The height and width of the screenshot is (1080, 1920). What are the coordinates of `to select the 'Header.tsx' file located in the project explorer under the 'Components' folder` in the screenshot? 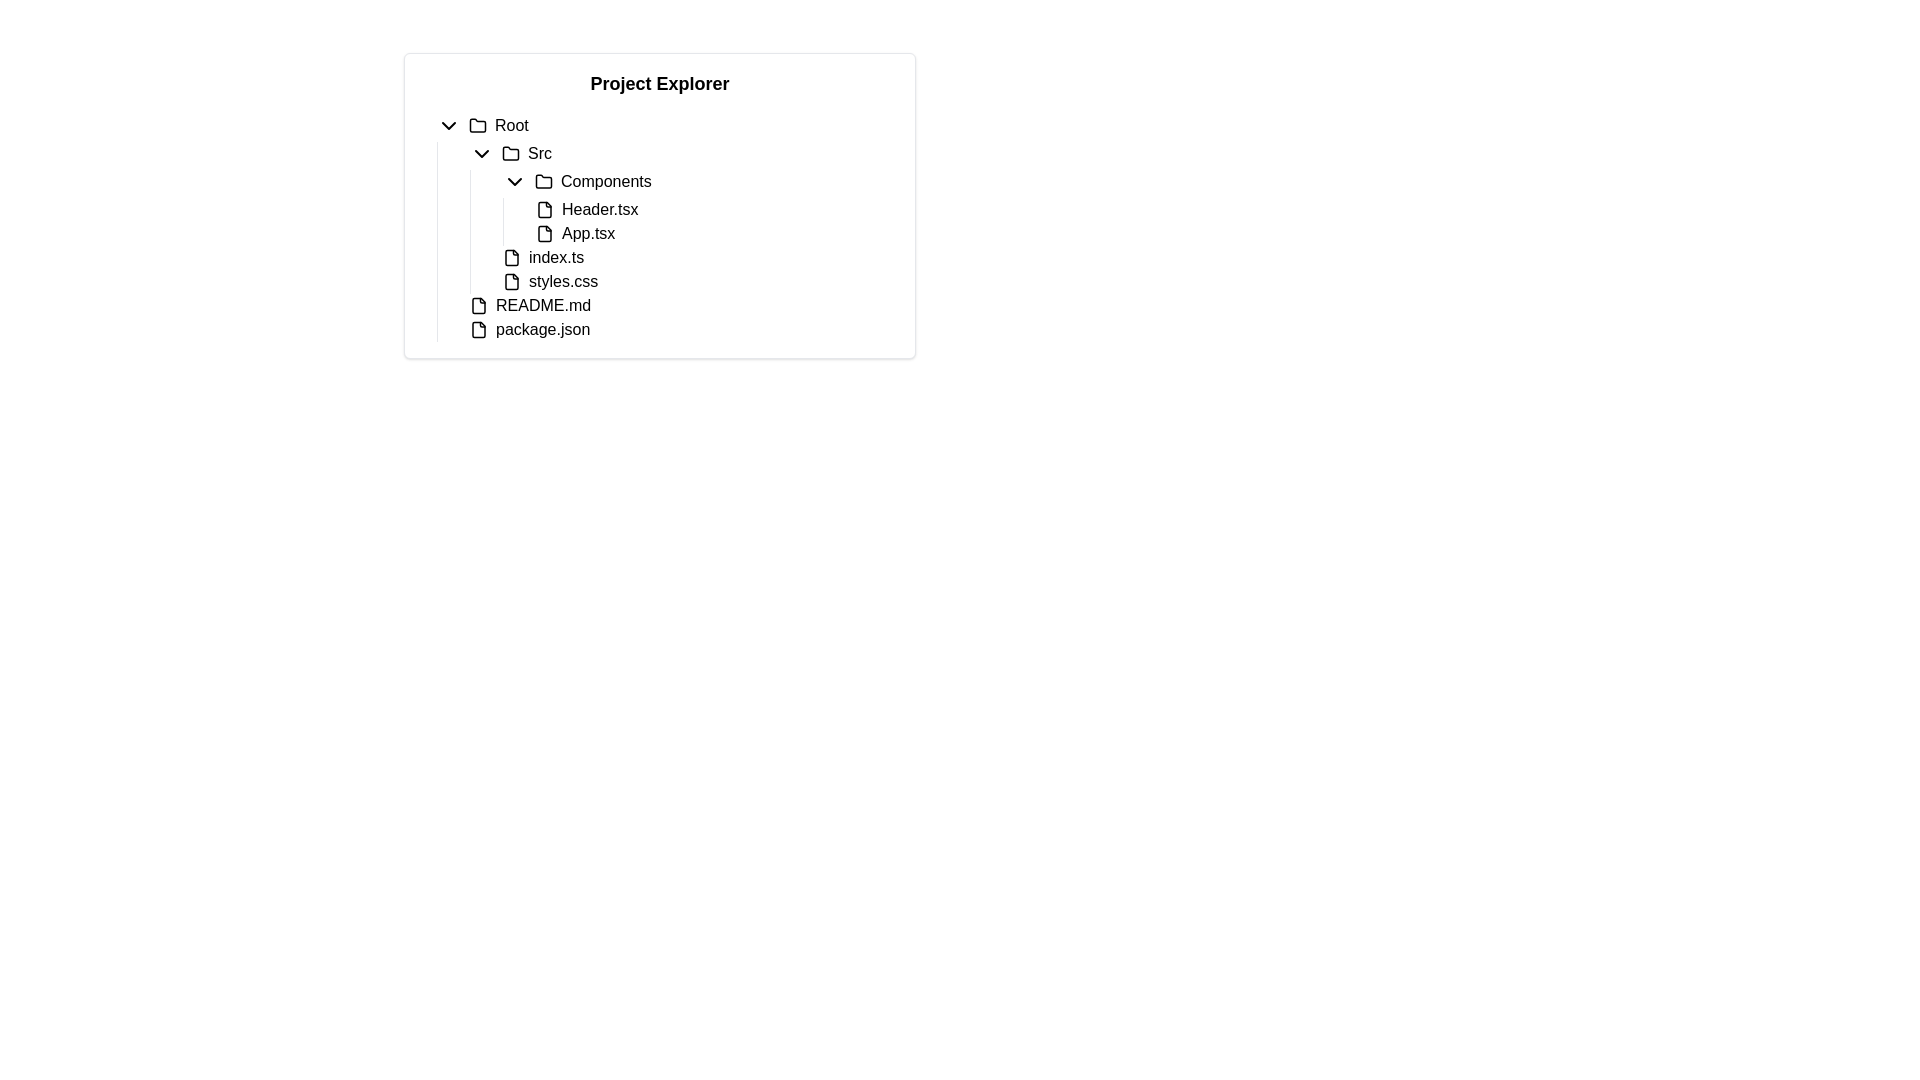 It's located at (599, 209).